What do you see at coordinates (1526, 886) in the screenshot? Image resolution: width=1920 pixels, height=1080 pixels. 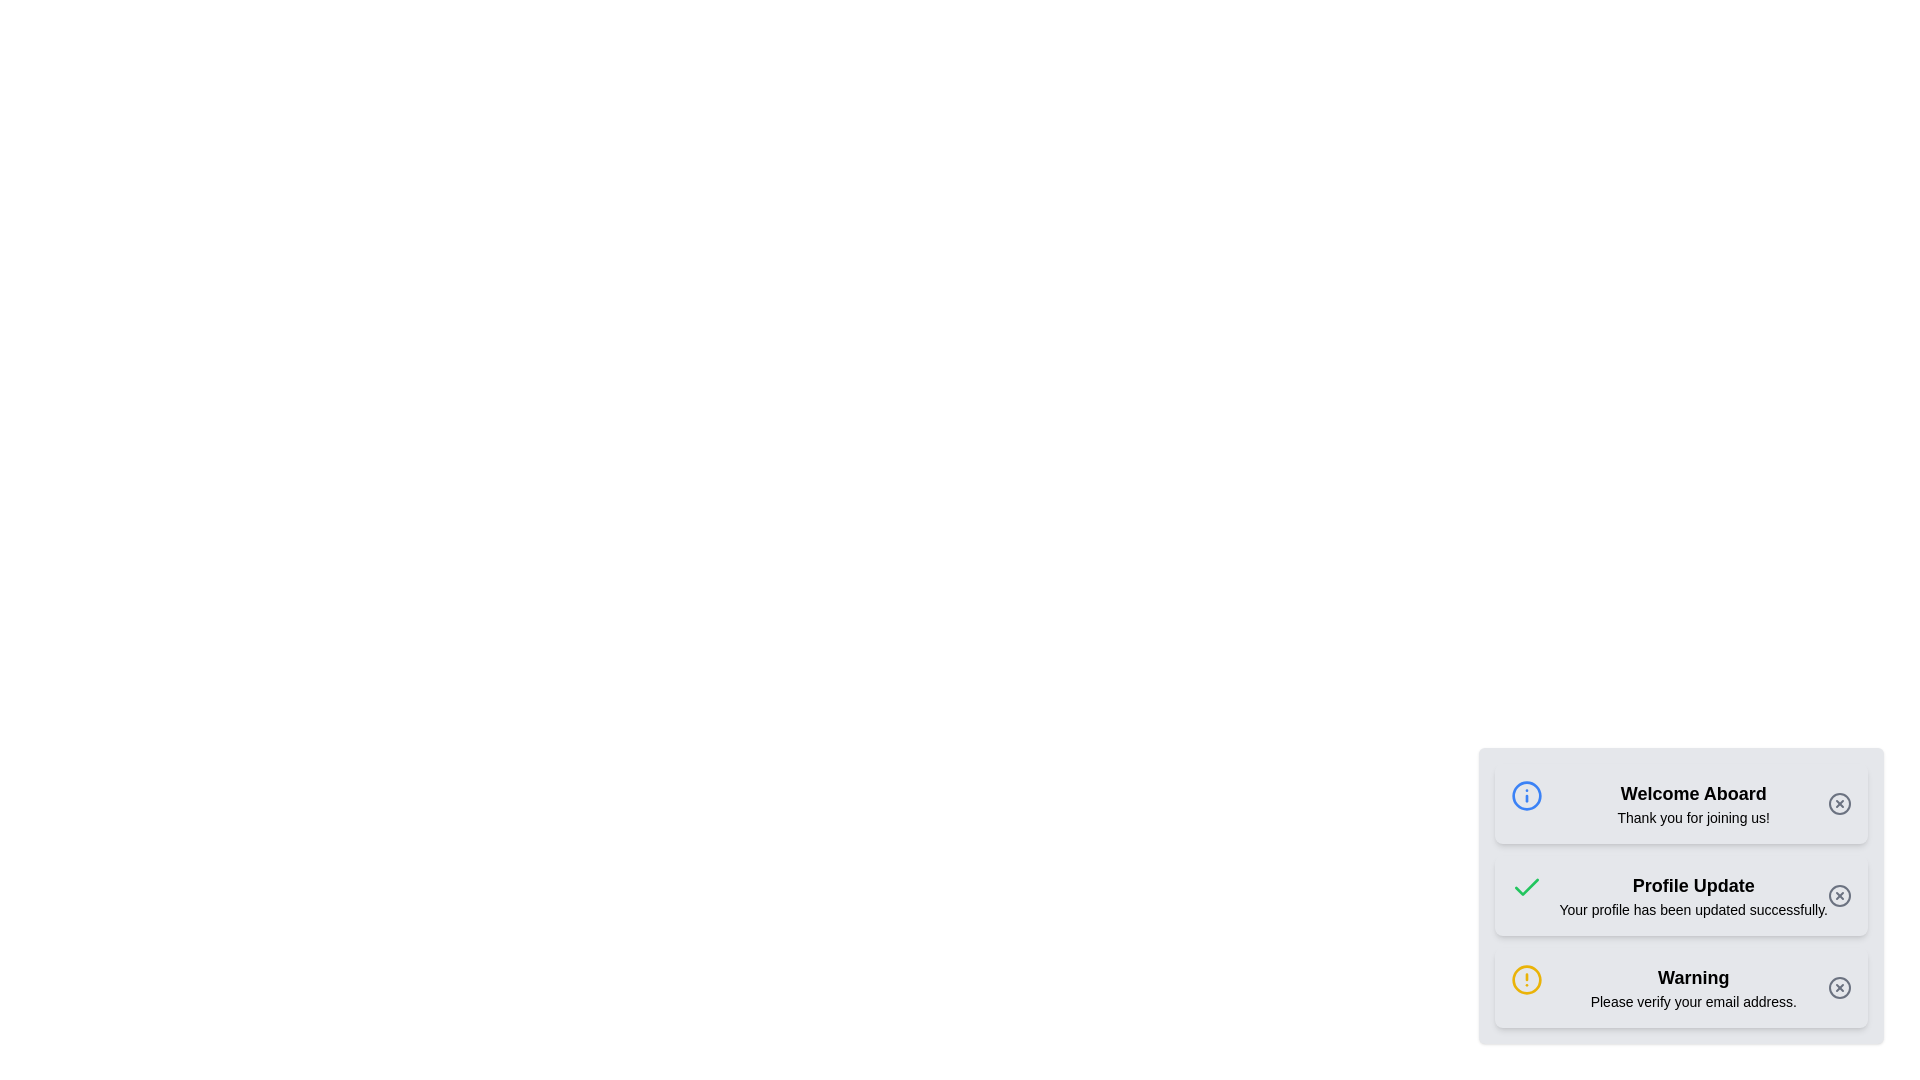 I see `the icon indicating a successful profile update within the middle notification card that displays the message 'Profile Update'` at bounding box center [1526, 886].